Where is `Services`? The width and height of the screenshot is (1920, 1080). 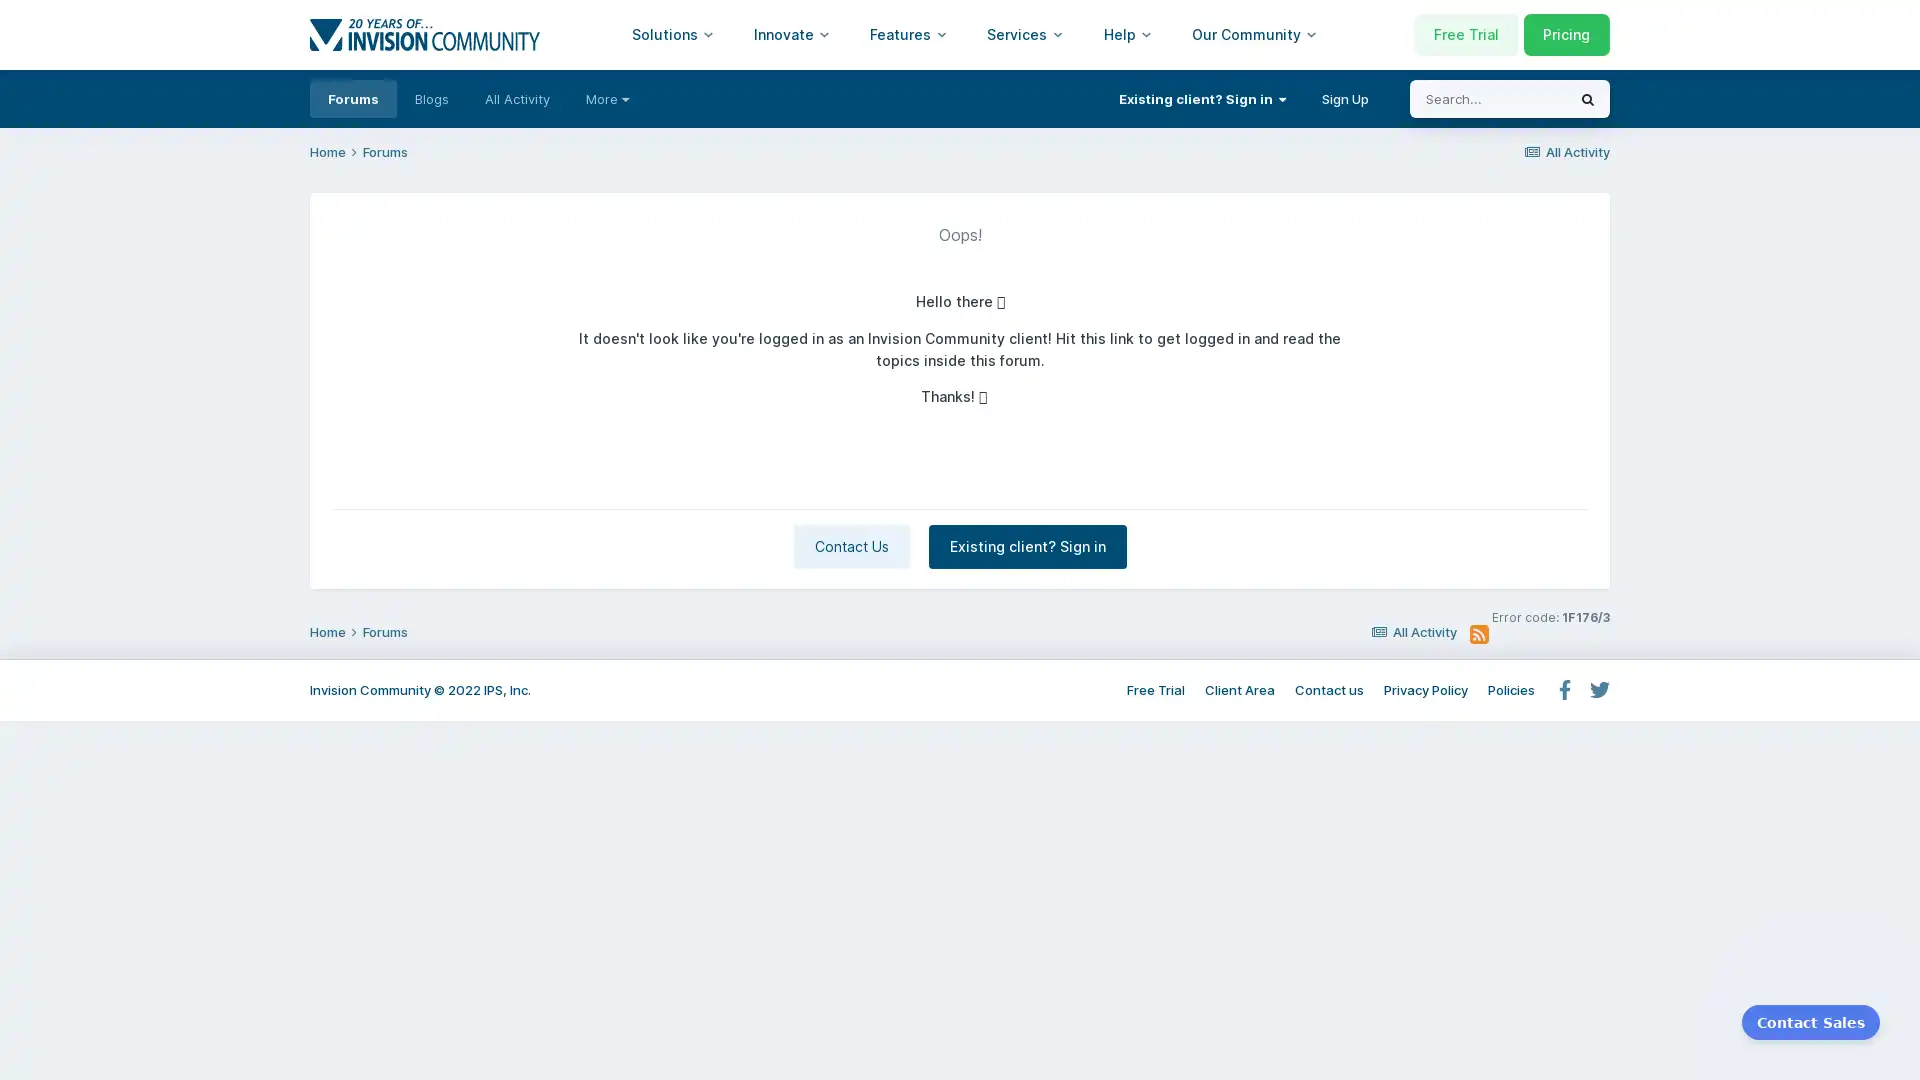 Services is located at coordinates (1025, 34).